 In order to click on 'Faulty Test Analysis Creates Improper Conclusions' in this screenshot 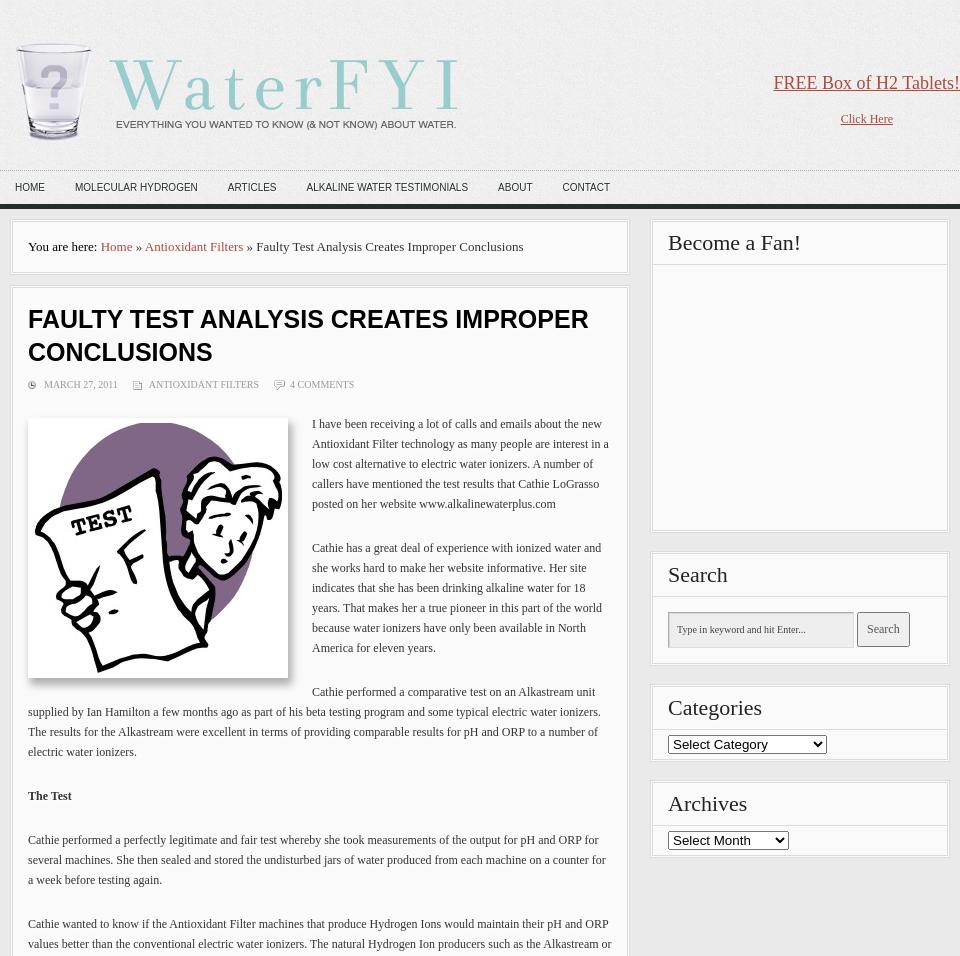, I will do `click(307, 333)`.